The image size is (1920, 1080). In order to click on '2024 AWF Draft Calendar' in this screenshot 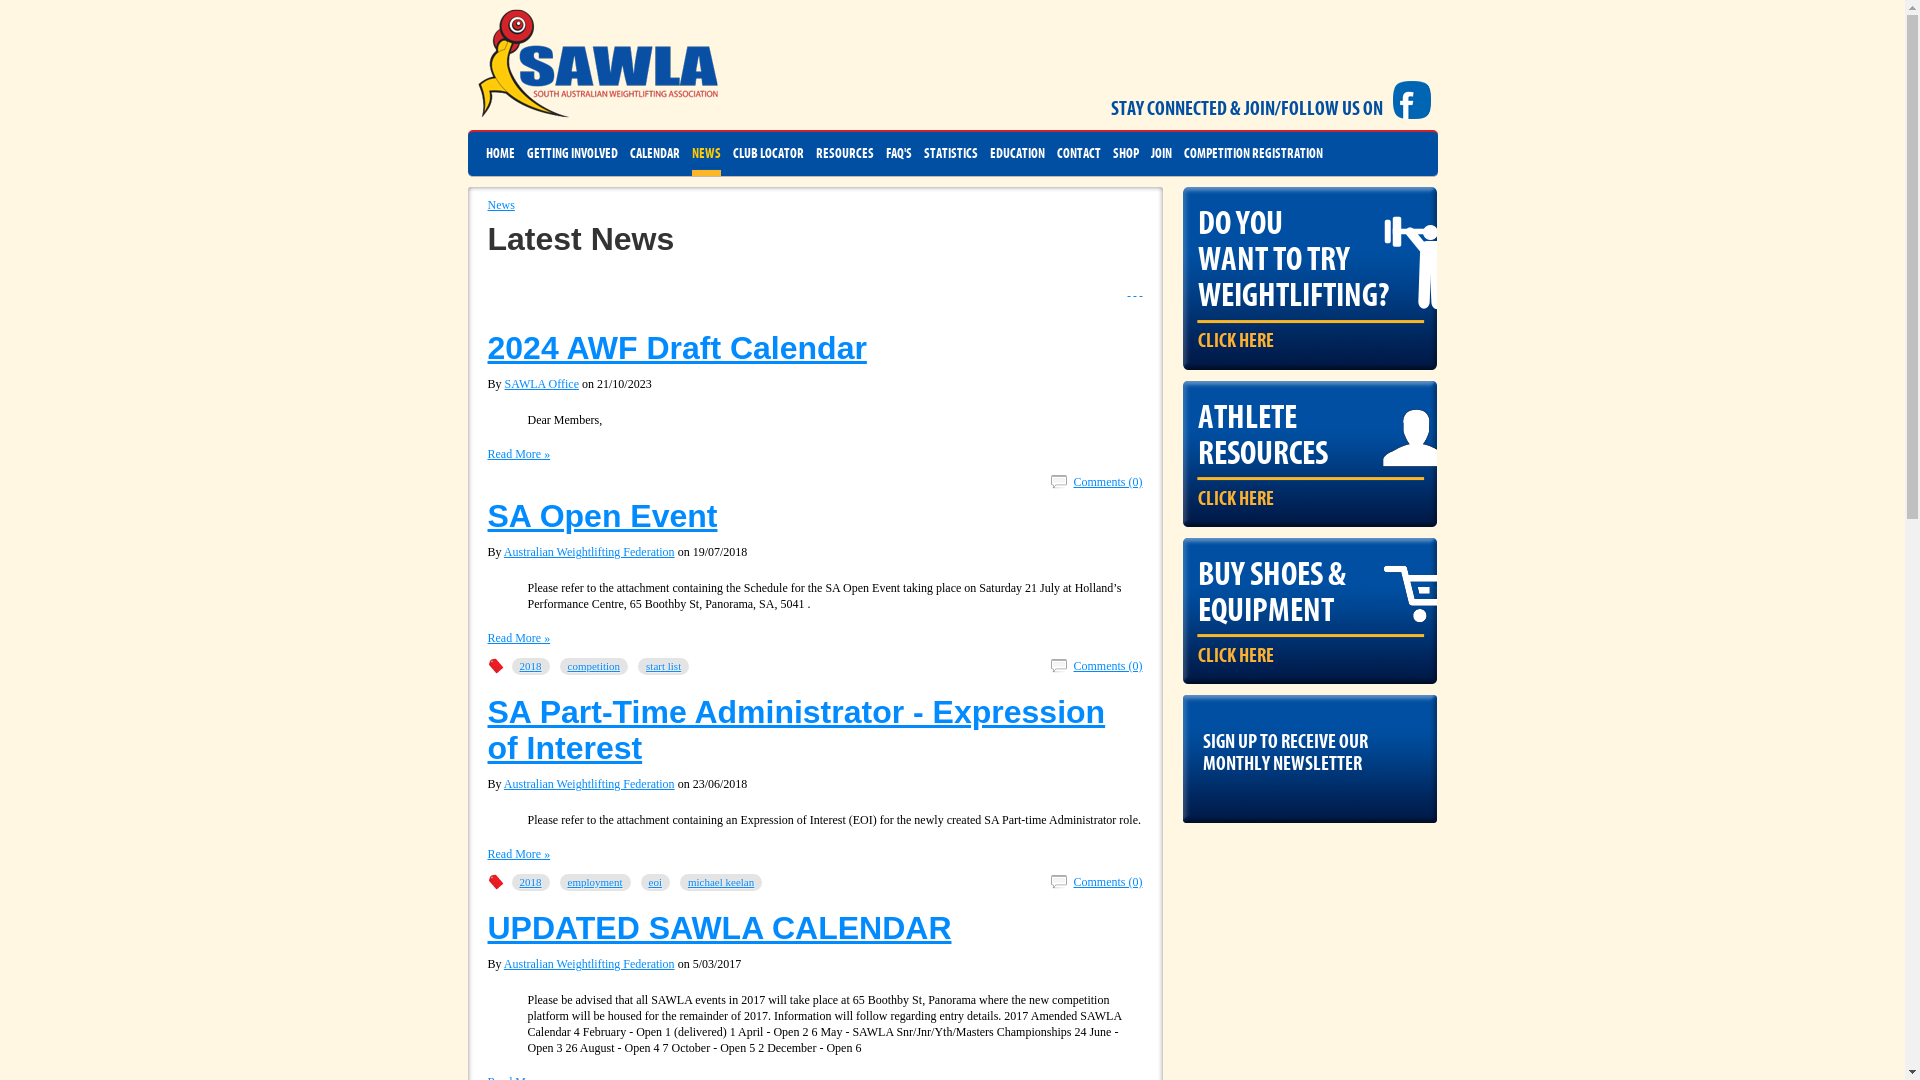, I will do `click(677, 346)`.